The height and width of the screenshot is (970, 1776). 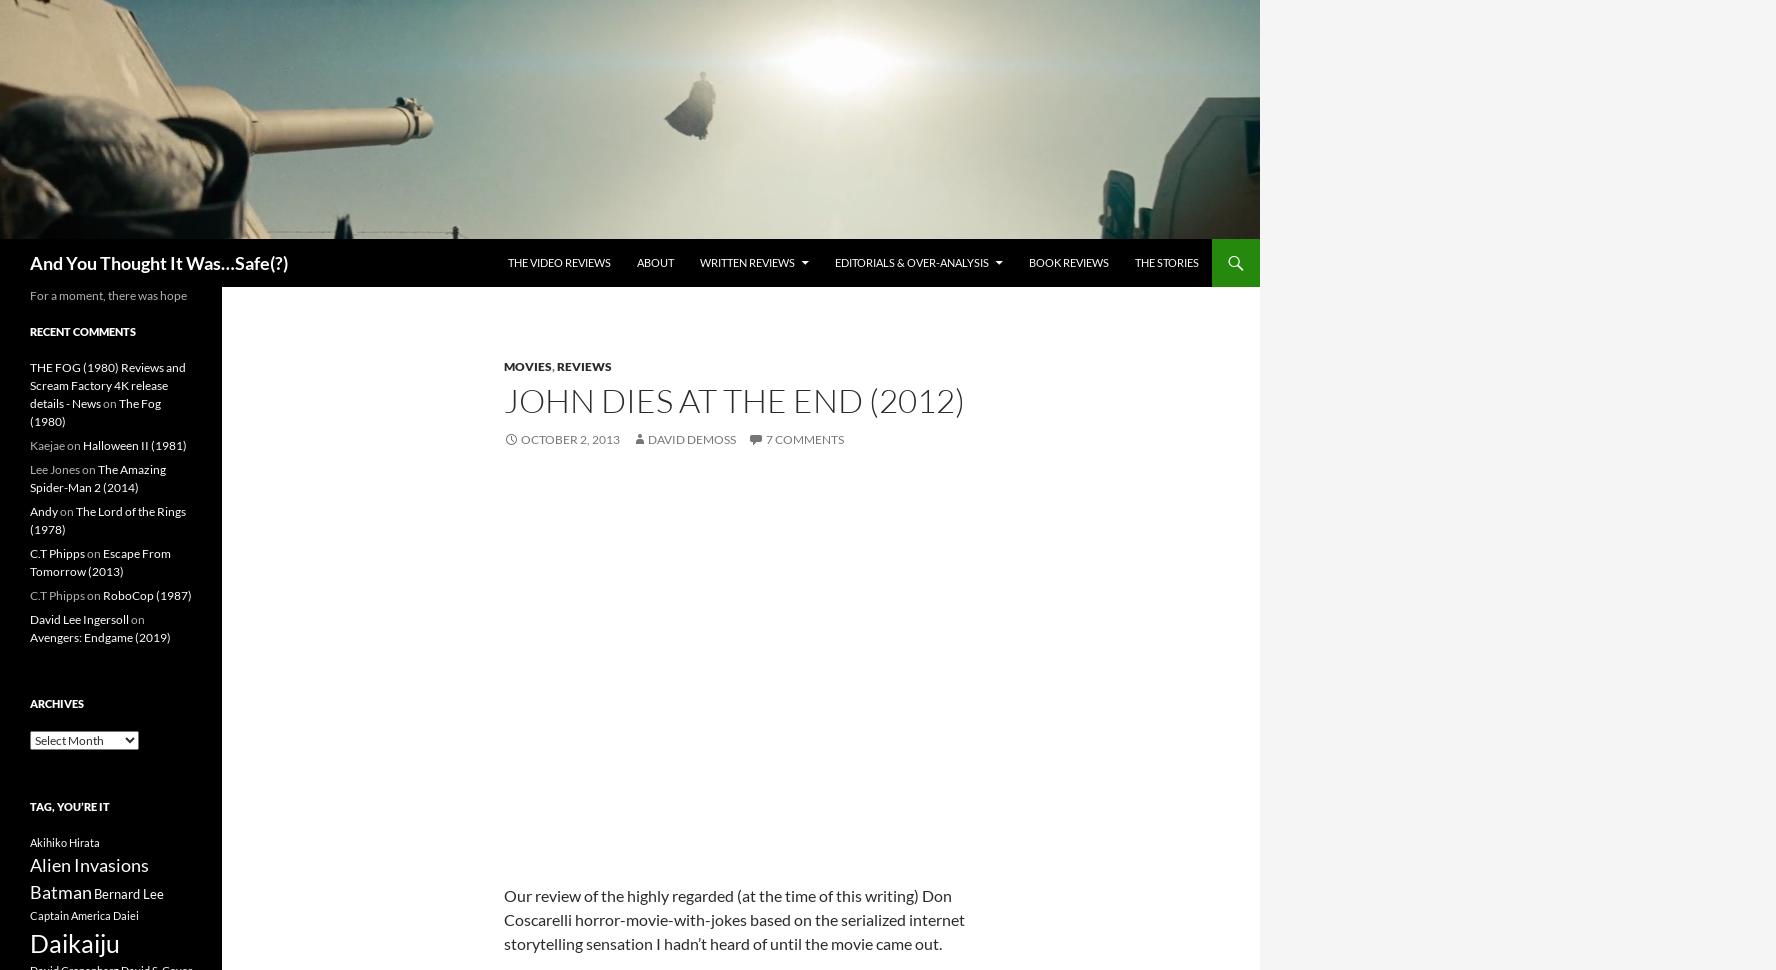 I want to click on 'Halloween II (1981)', so click(x=82, y=444).